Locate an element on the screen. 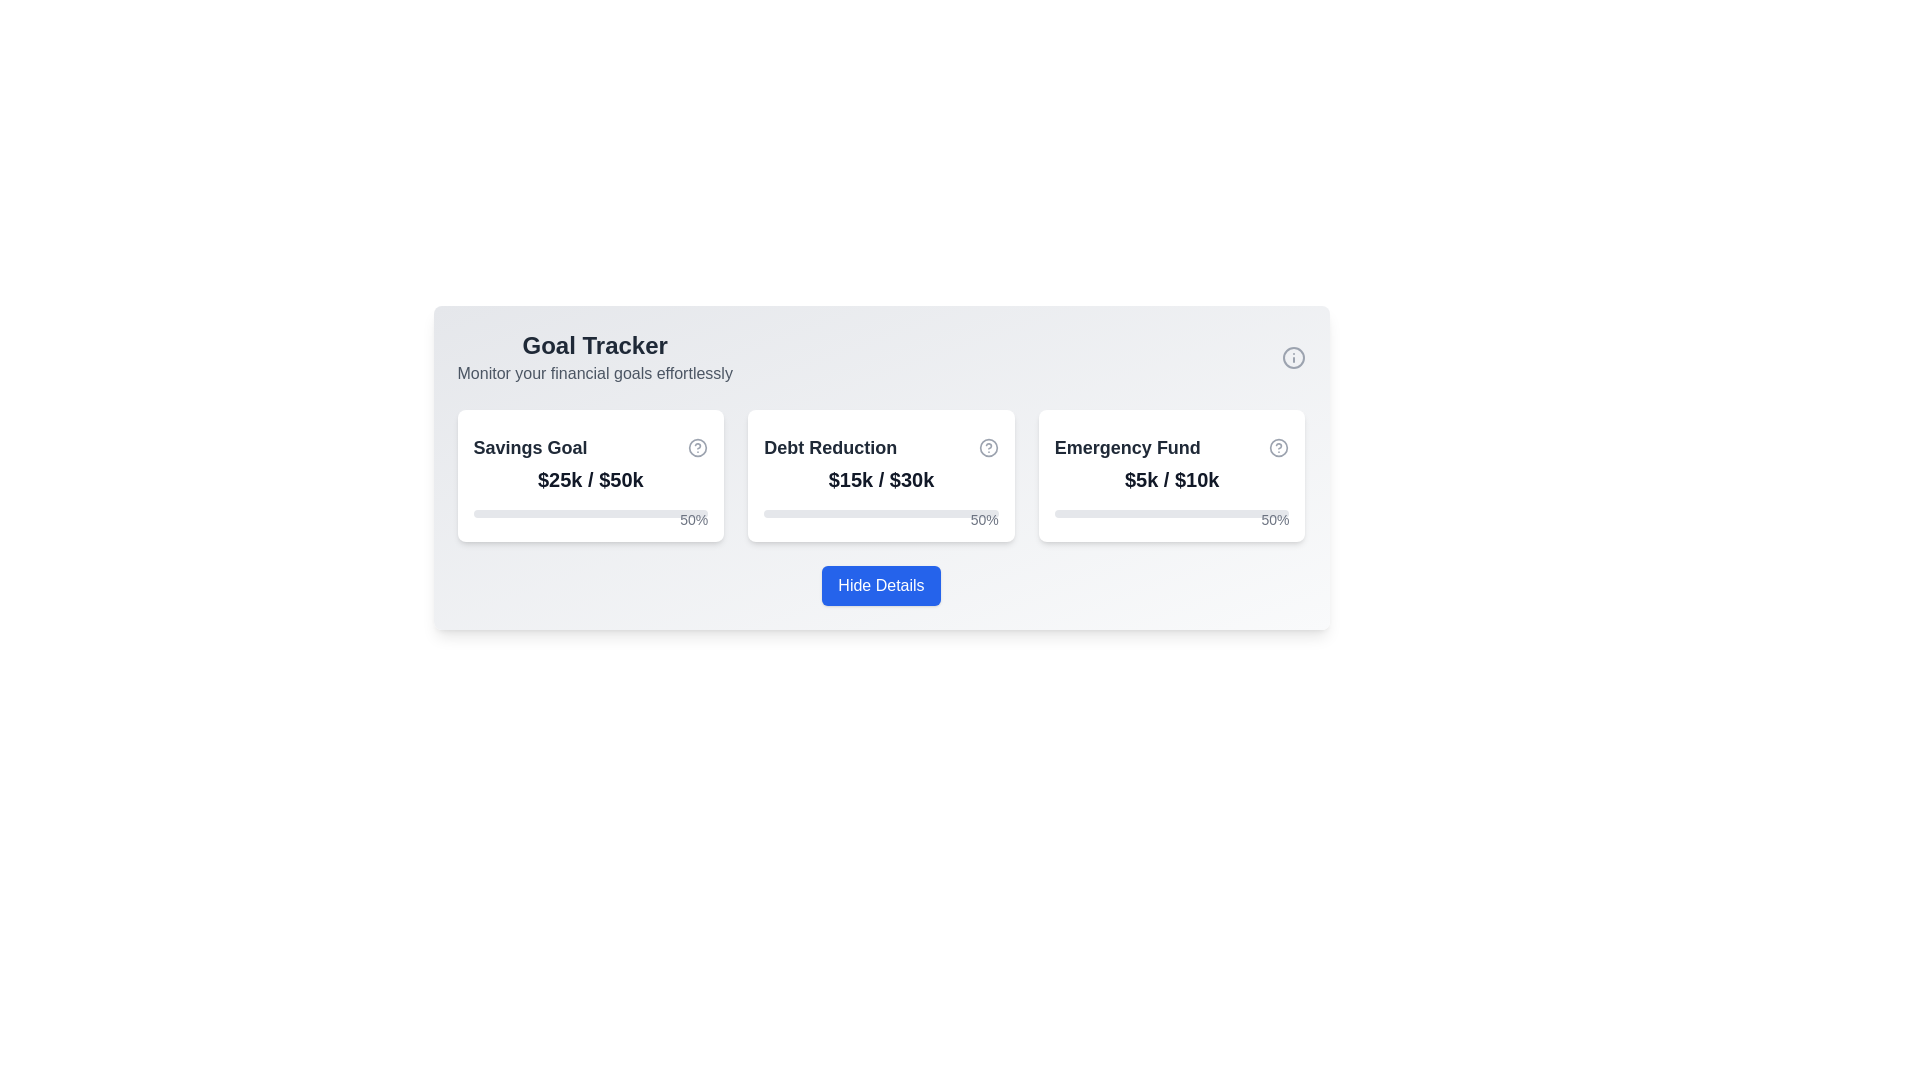 The image size is (1920, 1080). progress information from the progress bar that shows 50% completion, located within the 'Debt Reduction' box beneath the '$15k / $30k' text is located at coordinates (880, 512).